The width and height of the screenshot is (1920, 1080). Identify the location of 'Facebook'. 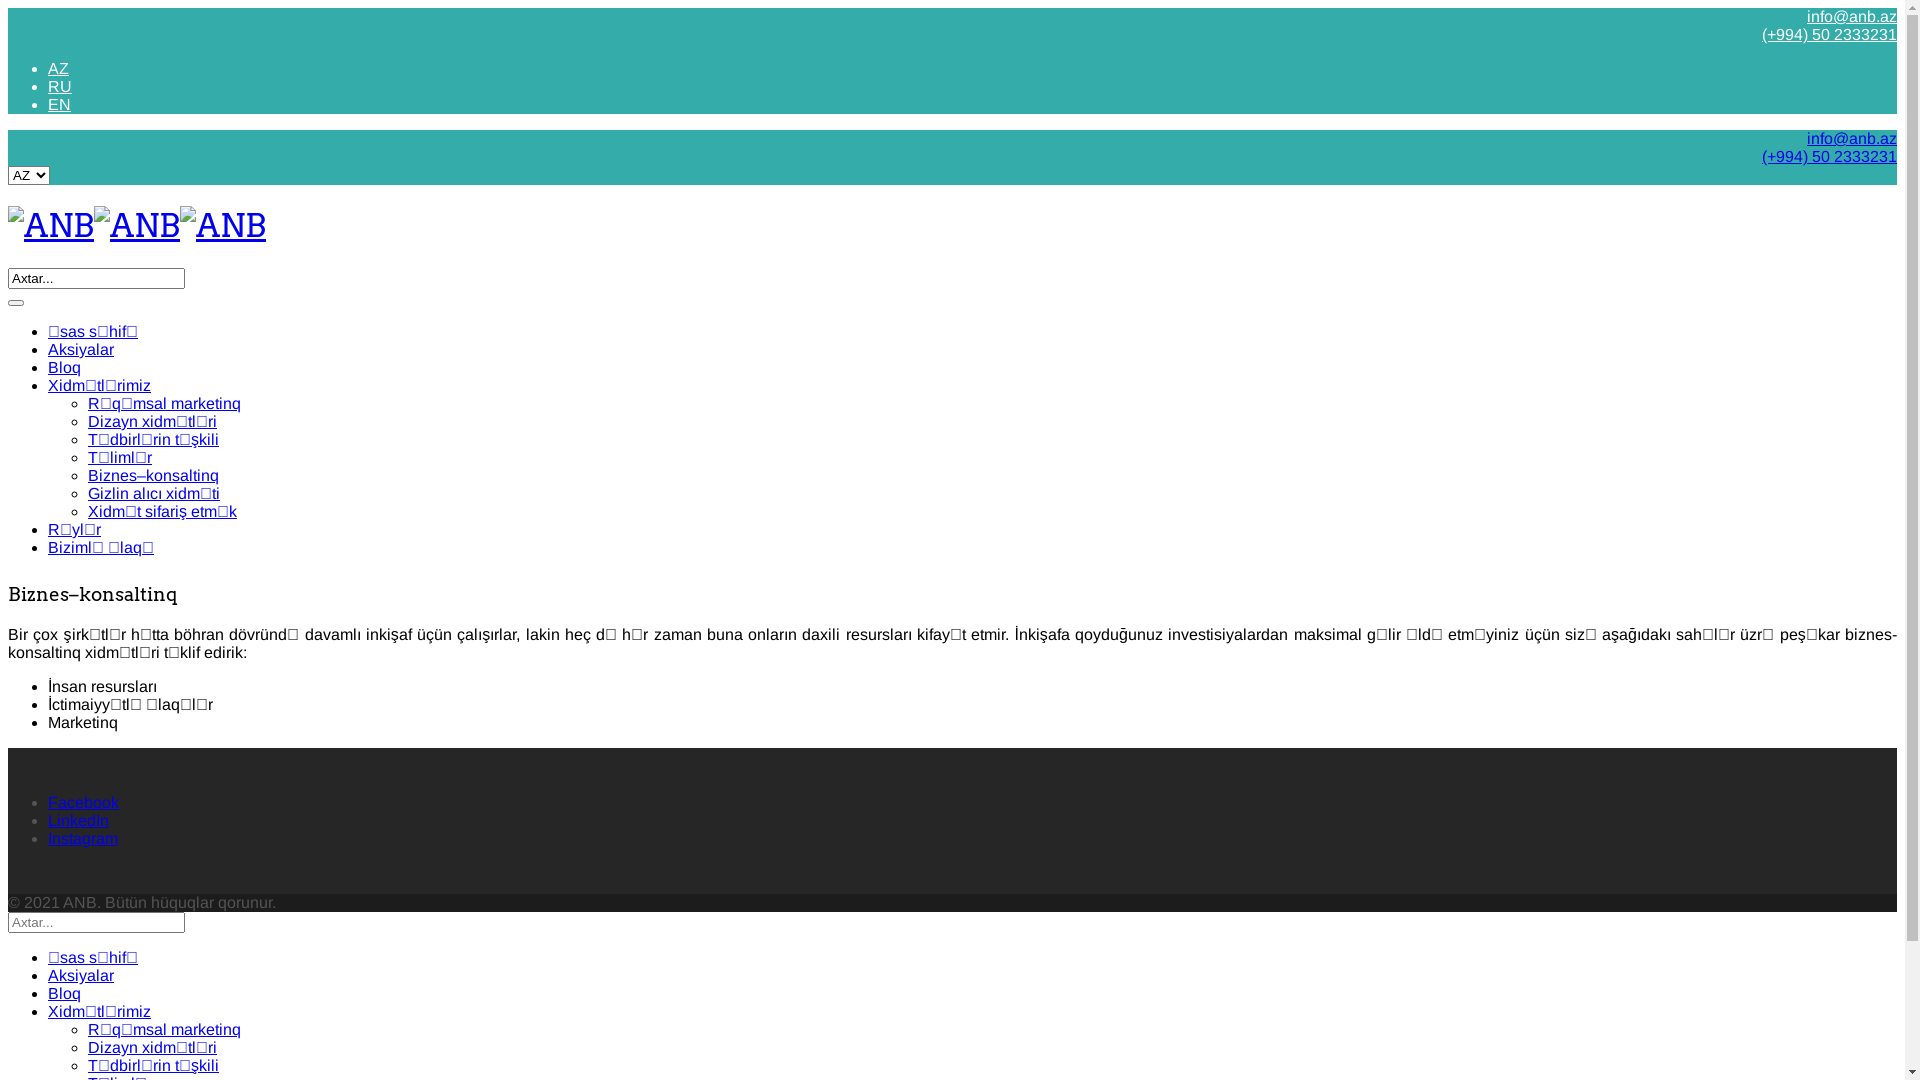
(82, 801).